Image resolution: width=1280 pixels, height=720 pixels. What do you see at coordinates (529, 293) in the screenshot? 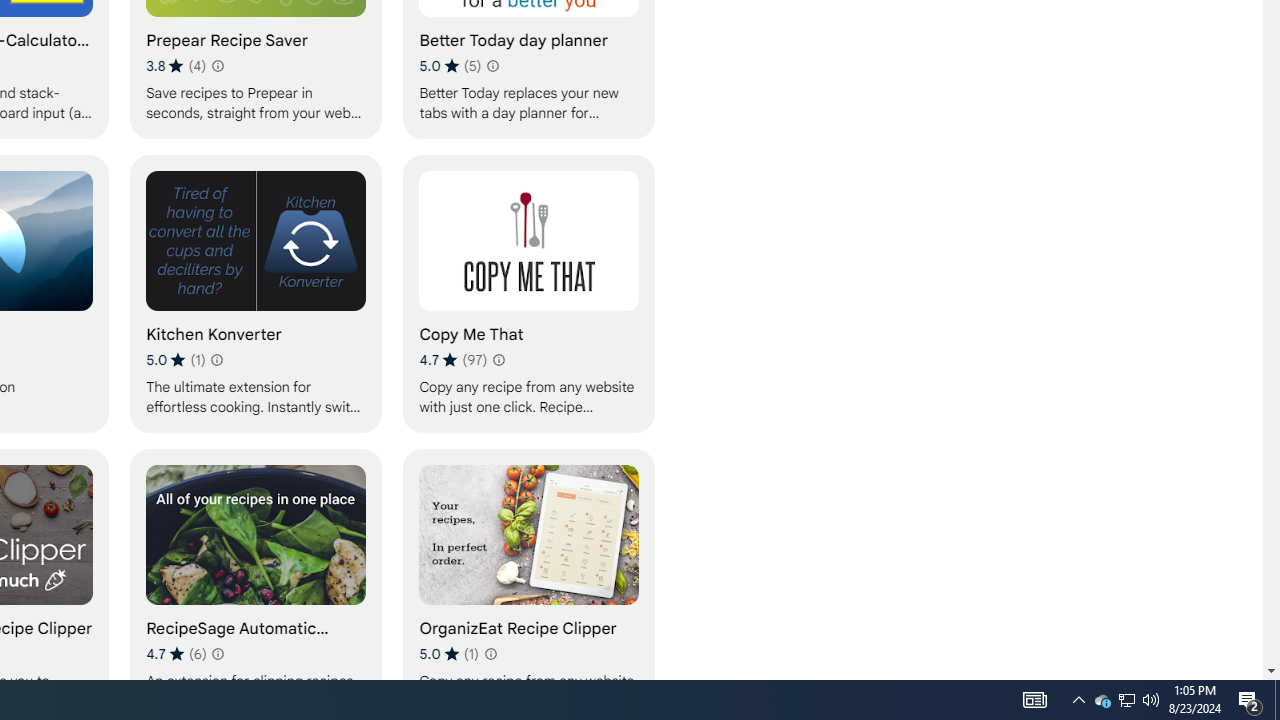
I see `'Copy Me That'` at bounding box center [529, 293].